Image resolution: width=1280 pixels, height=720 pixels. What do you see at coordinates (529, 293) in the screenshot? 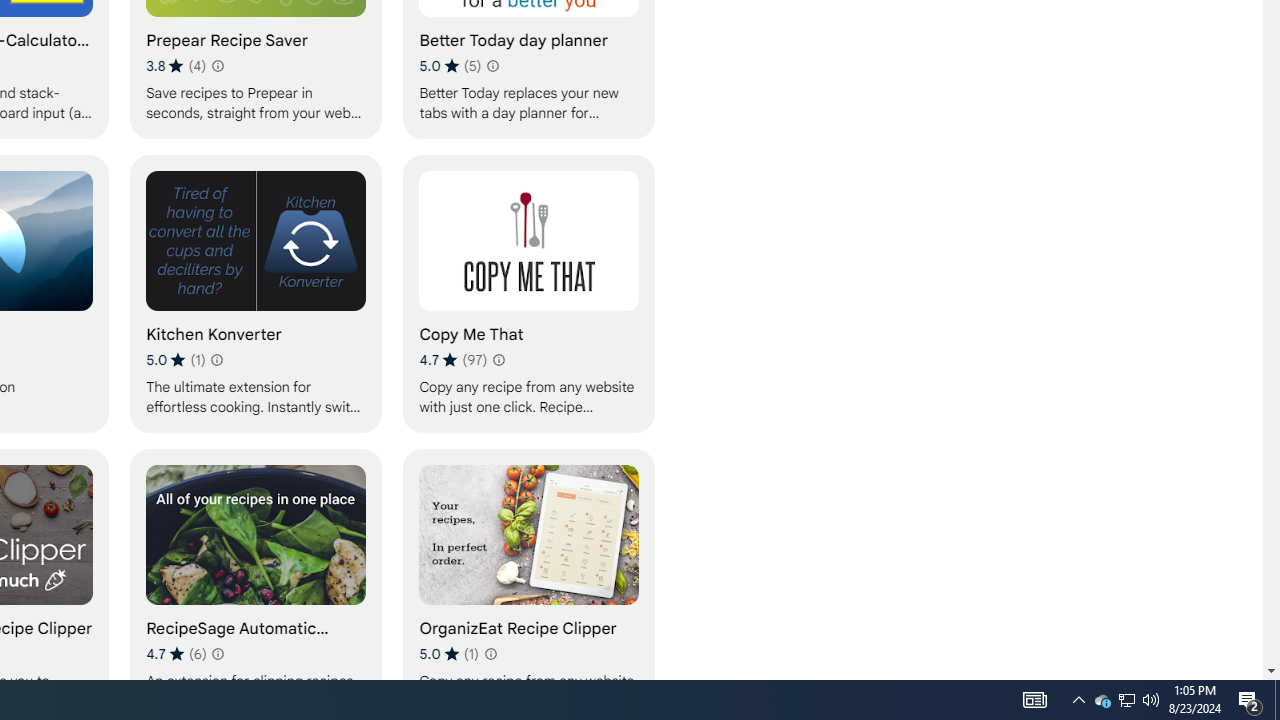
I see `'Copy Me That'` at bounding box center [529, 293].